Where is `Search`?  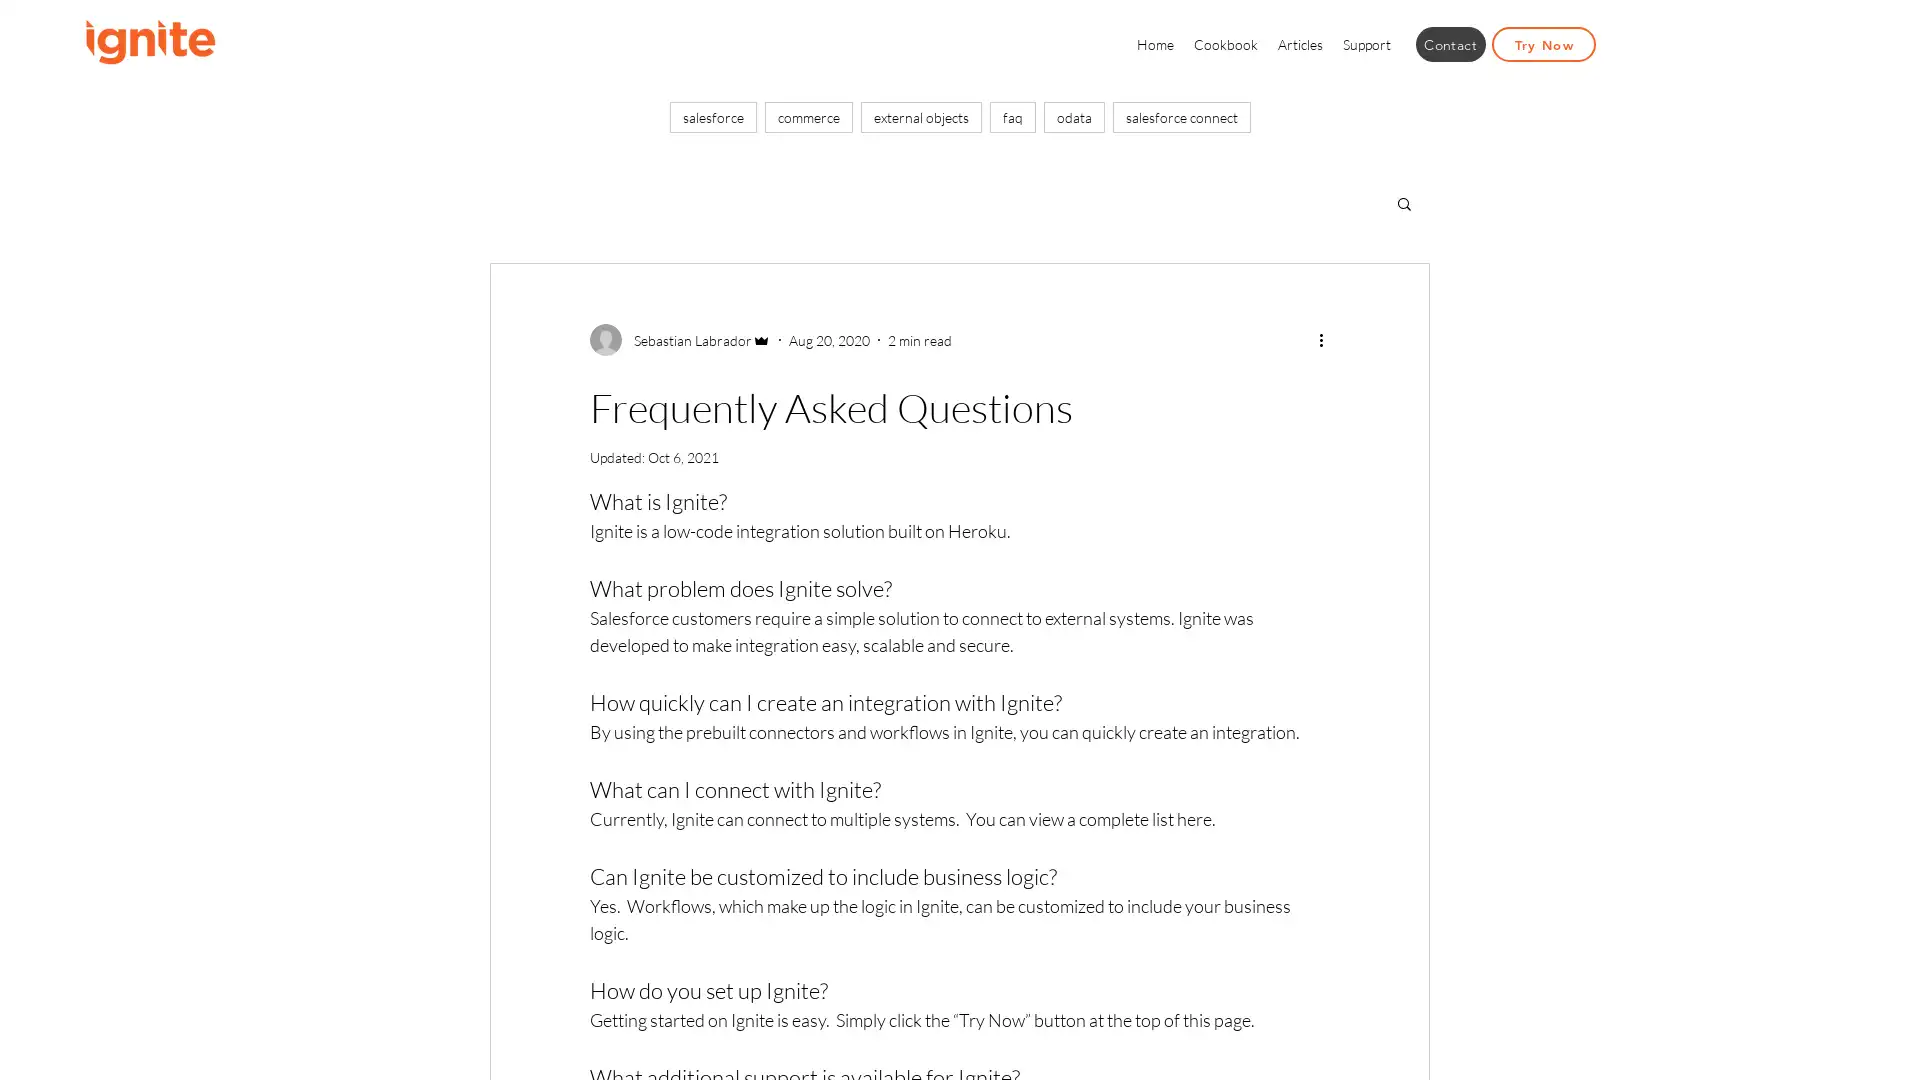 Search is located at coordinates (1403, 205).